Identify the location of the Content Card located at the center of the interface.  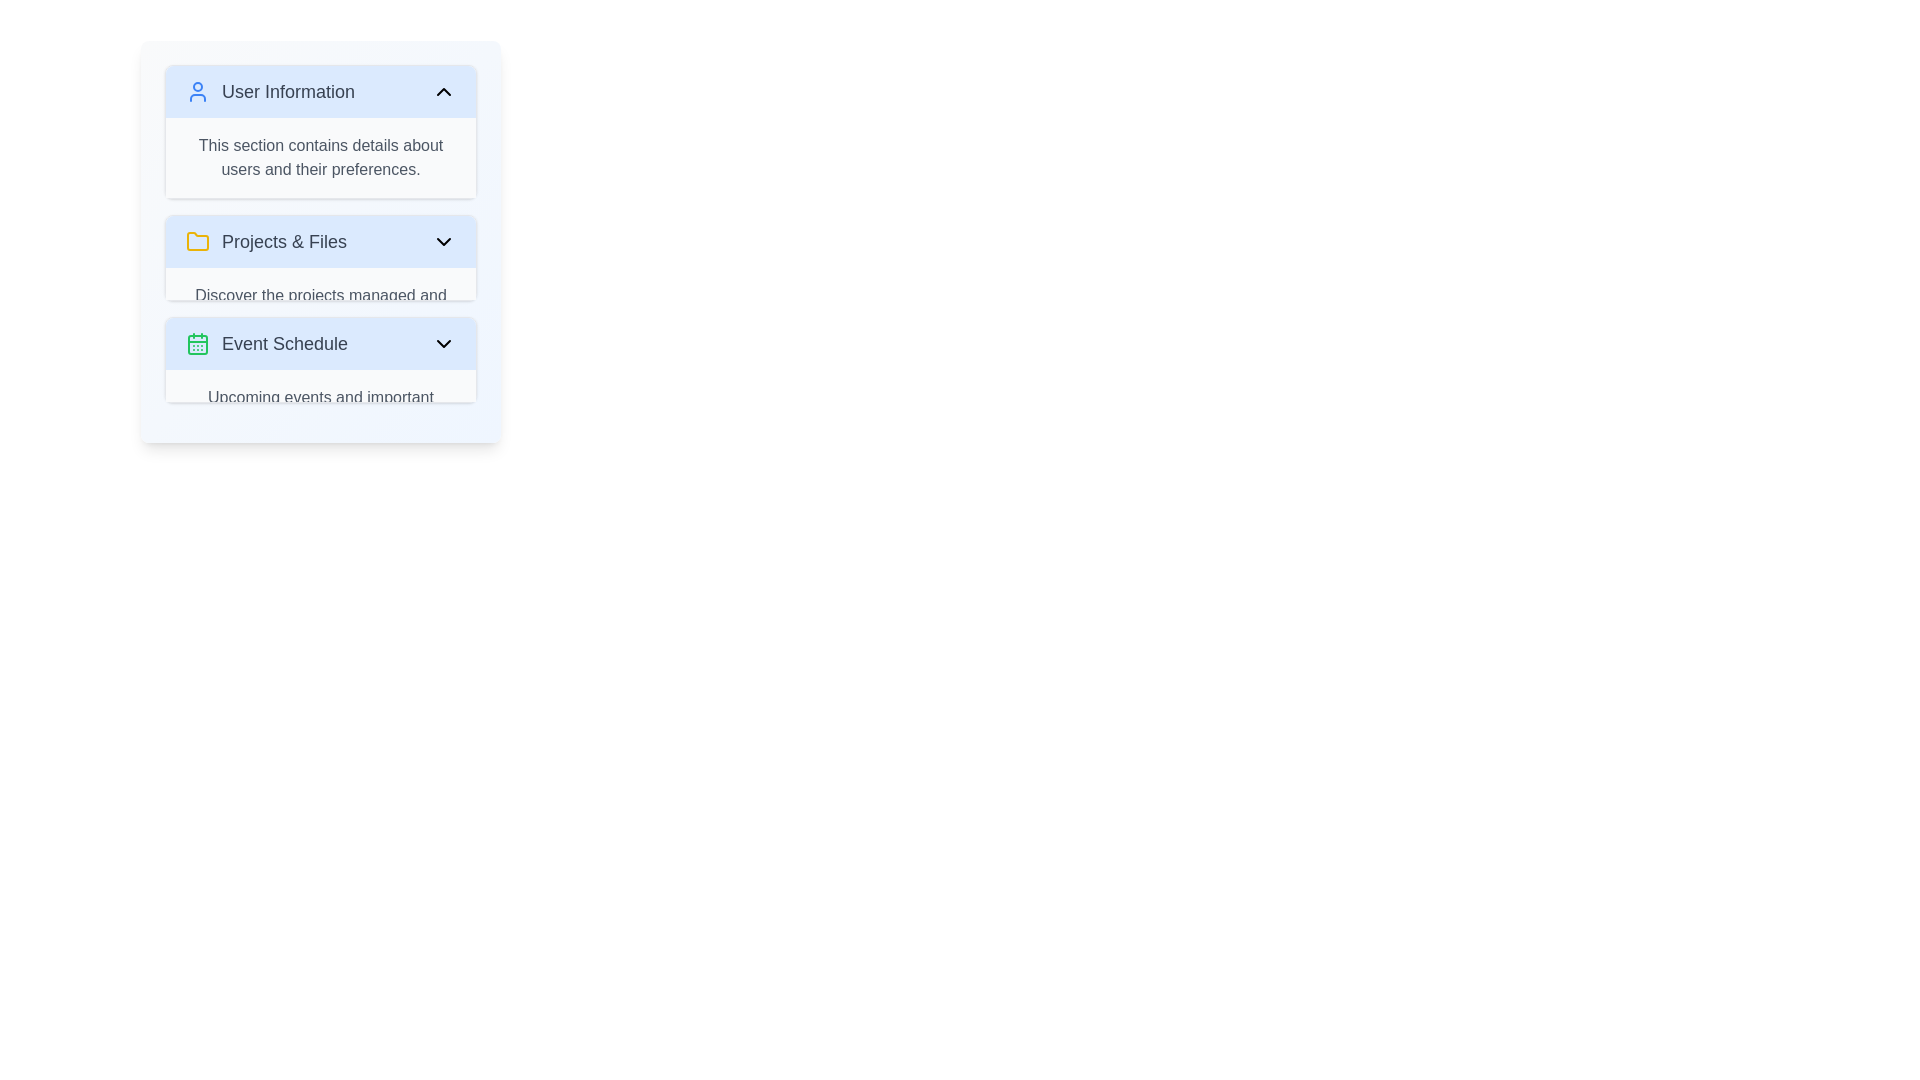
(321, 241).